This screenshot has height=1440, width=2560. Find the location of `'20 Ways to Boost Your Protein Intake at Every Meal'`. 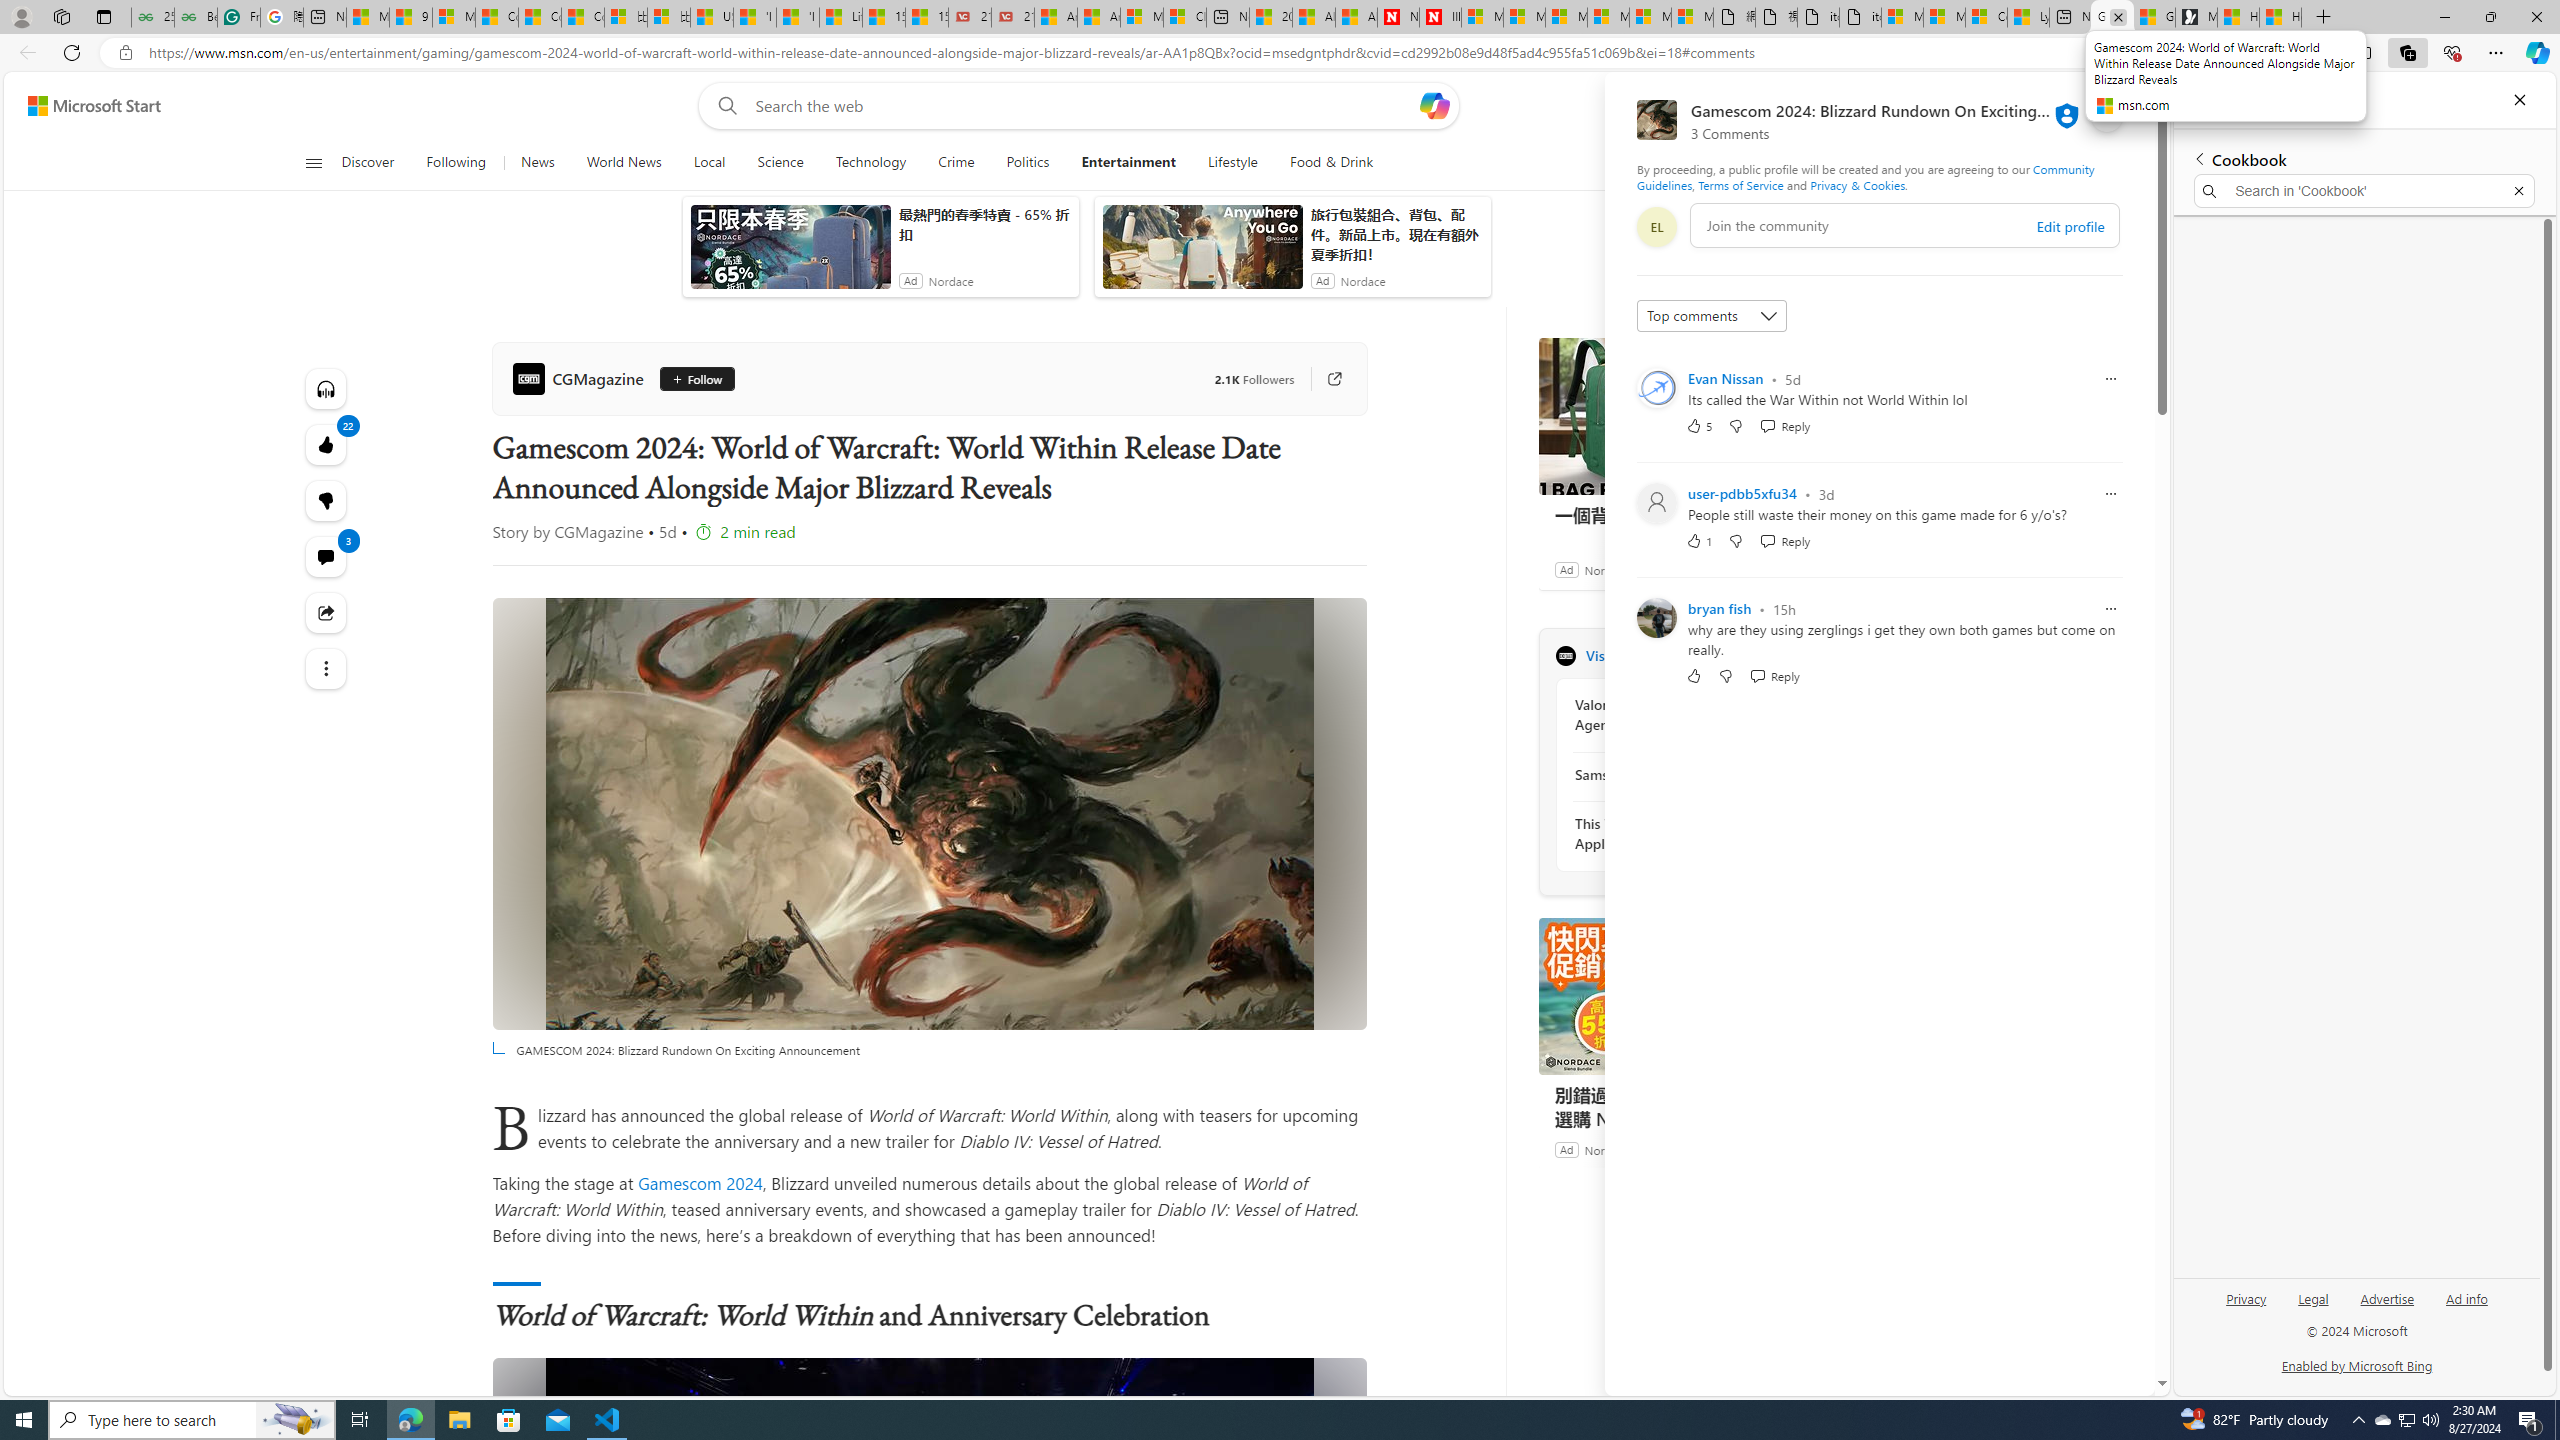

'20 Ways to Boost Your Protein Intake at Every Meal' is located at coordinates (1271, 16).